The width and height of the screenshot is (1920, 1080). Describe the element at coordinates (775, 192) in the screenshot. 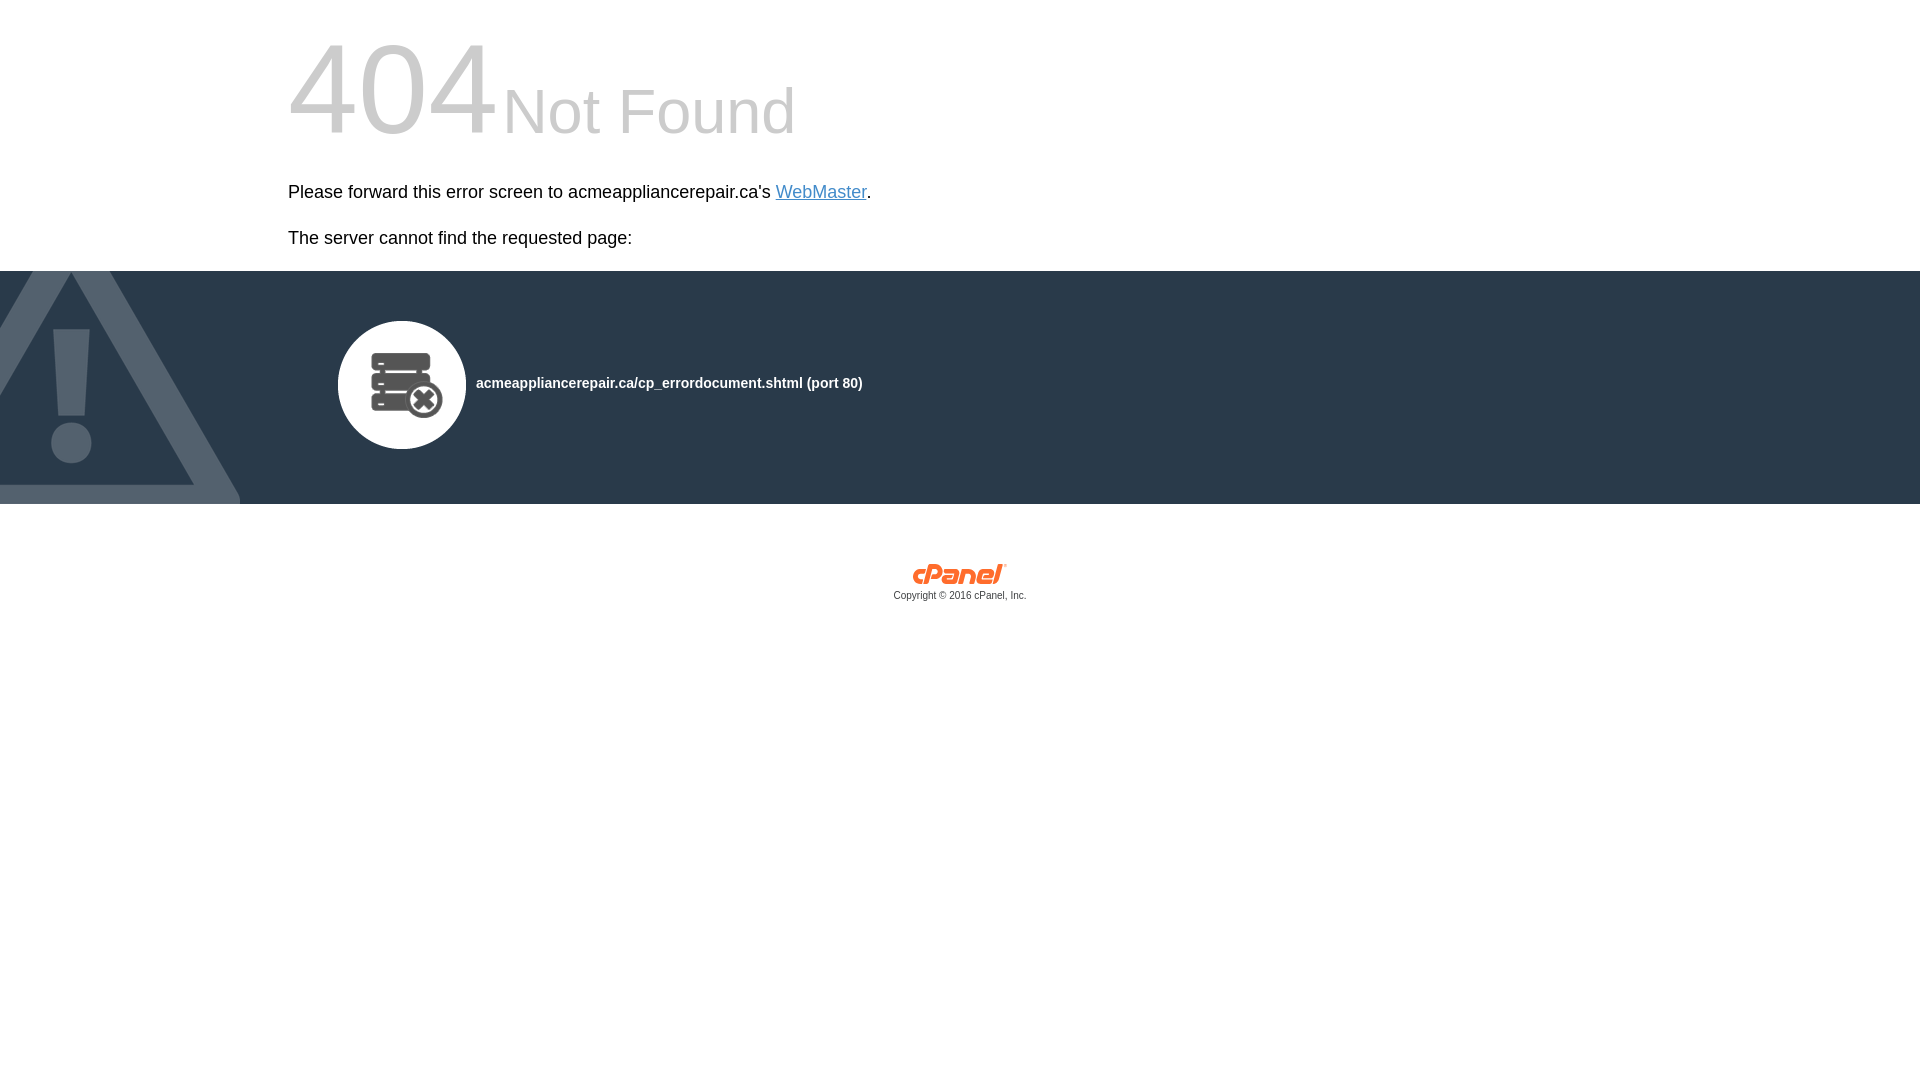

I see `'WebMaster'` at that location.